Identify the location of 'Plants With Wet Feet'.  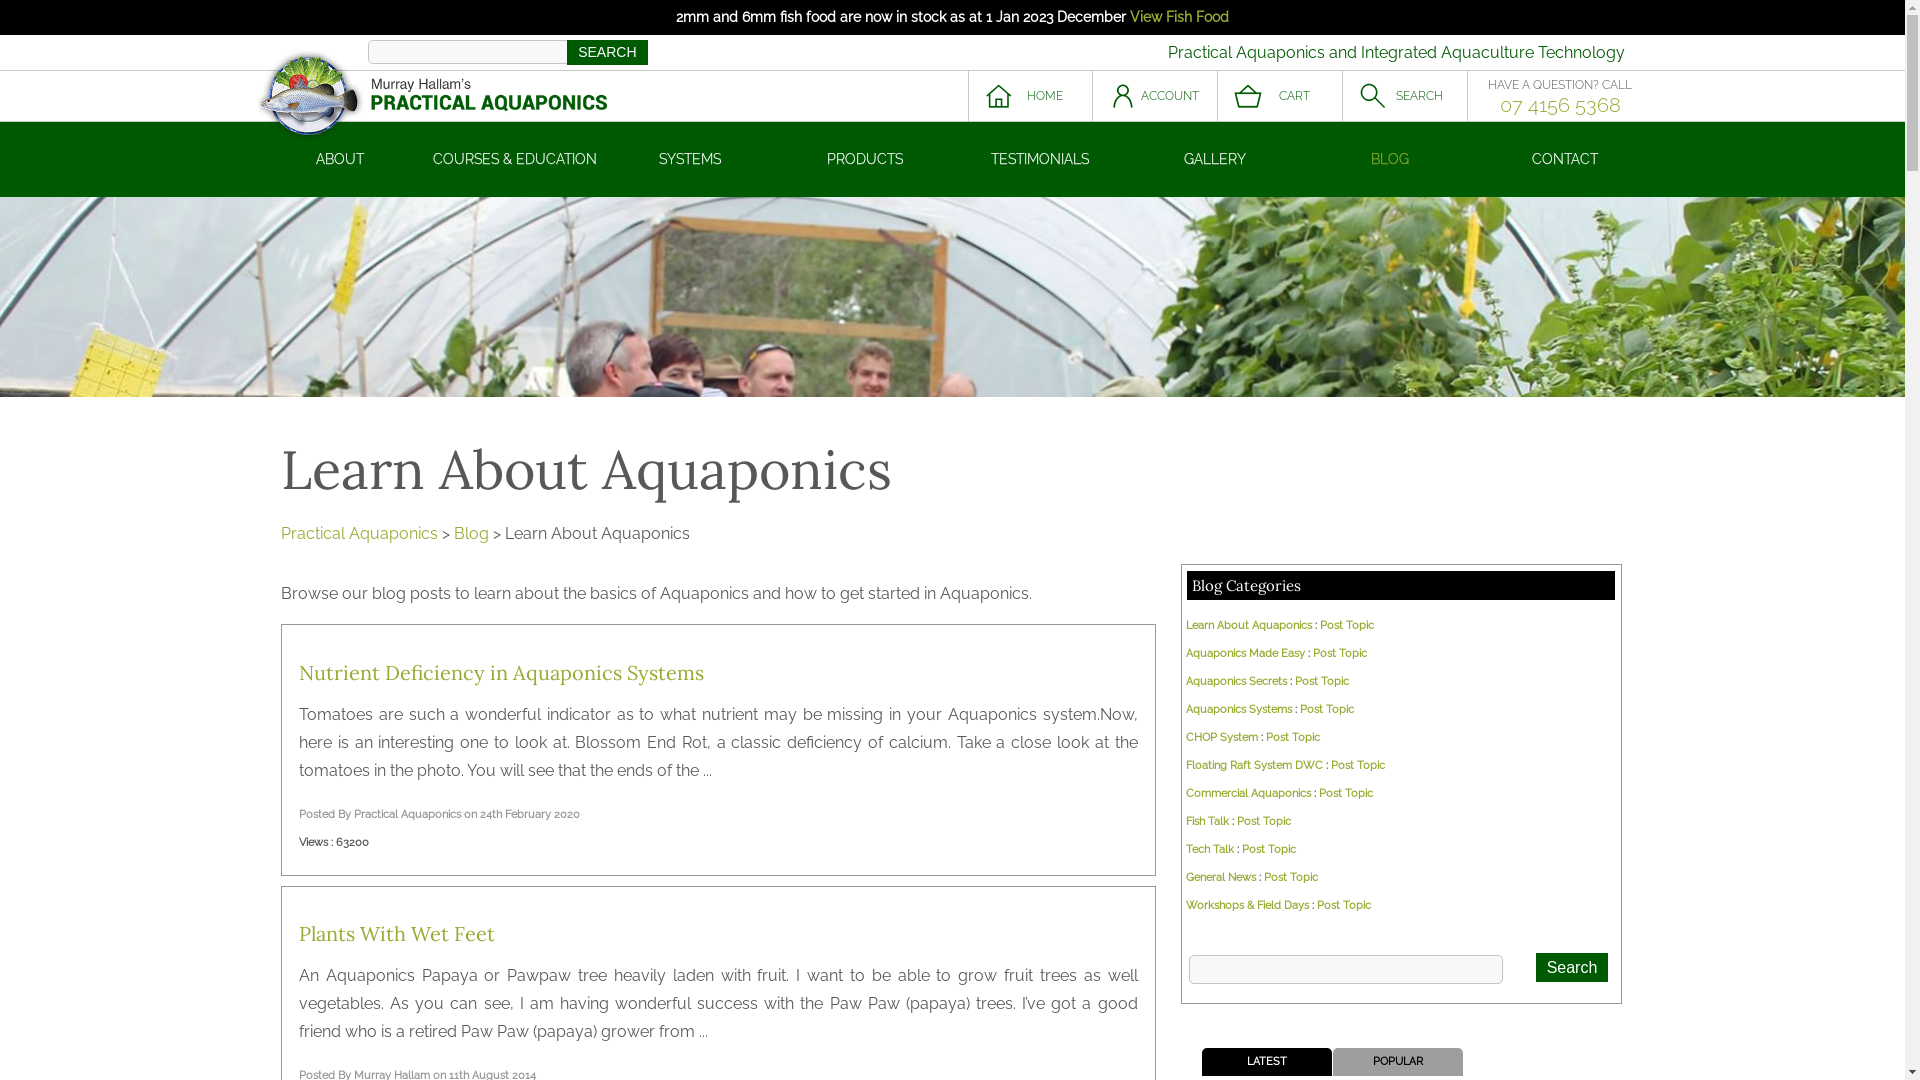
(397, 933).